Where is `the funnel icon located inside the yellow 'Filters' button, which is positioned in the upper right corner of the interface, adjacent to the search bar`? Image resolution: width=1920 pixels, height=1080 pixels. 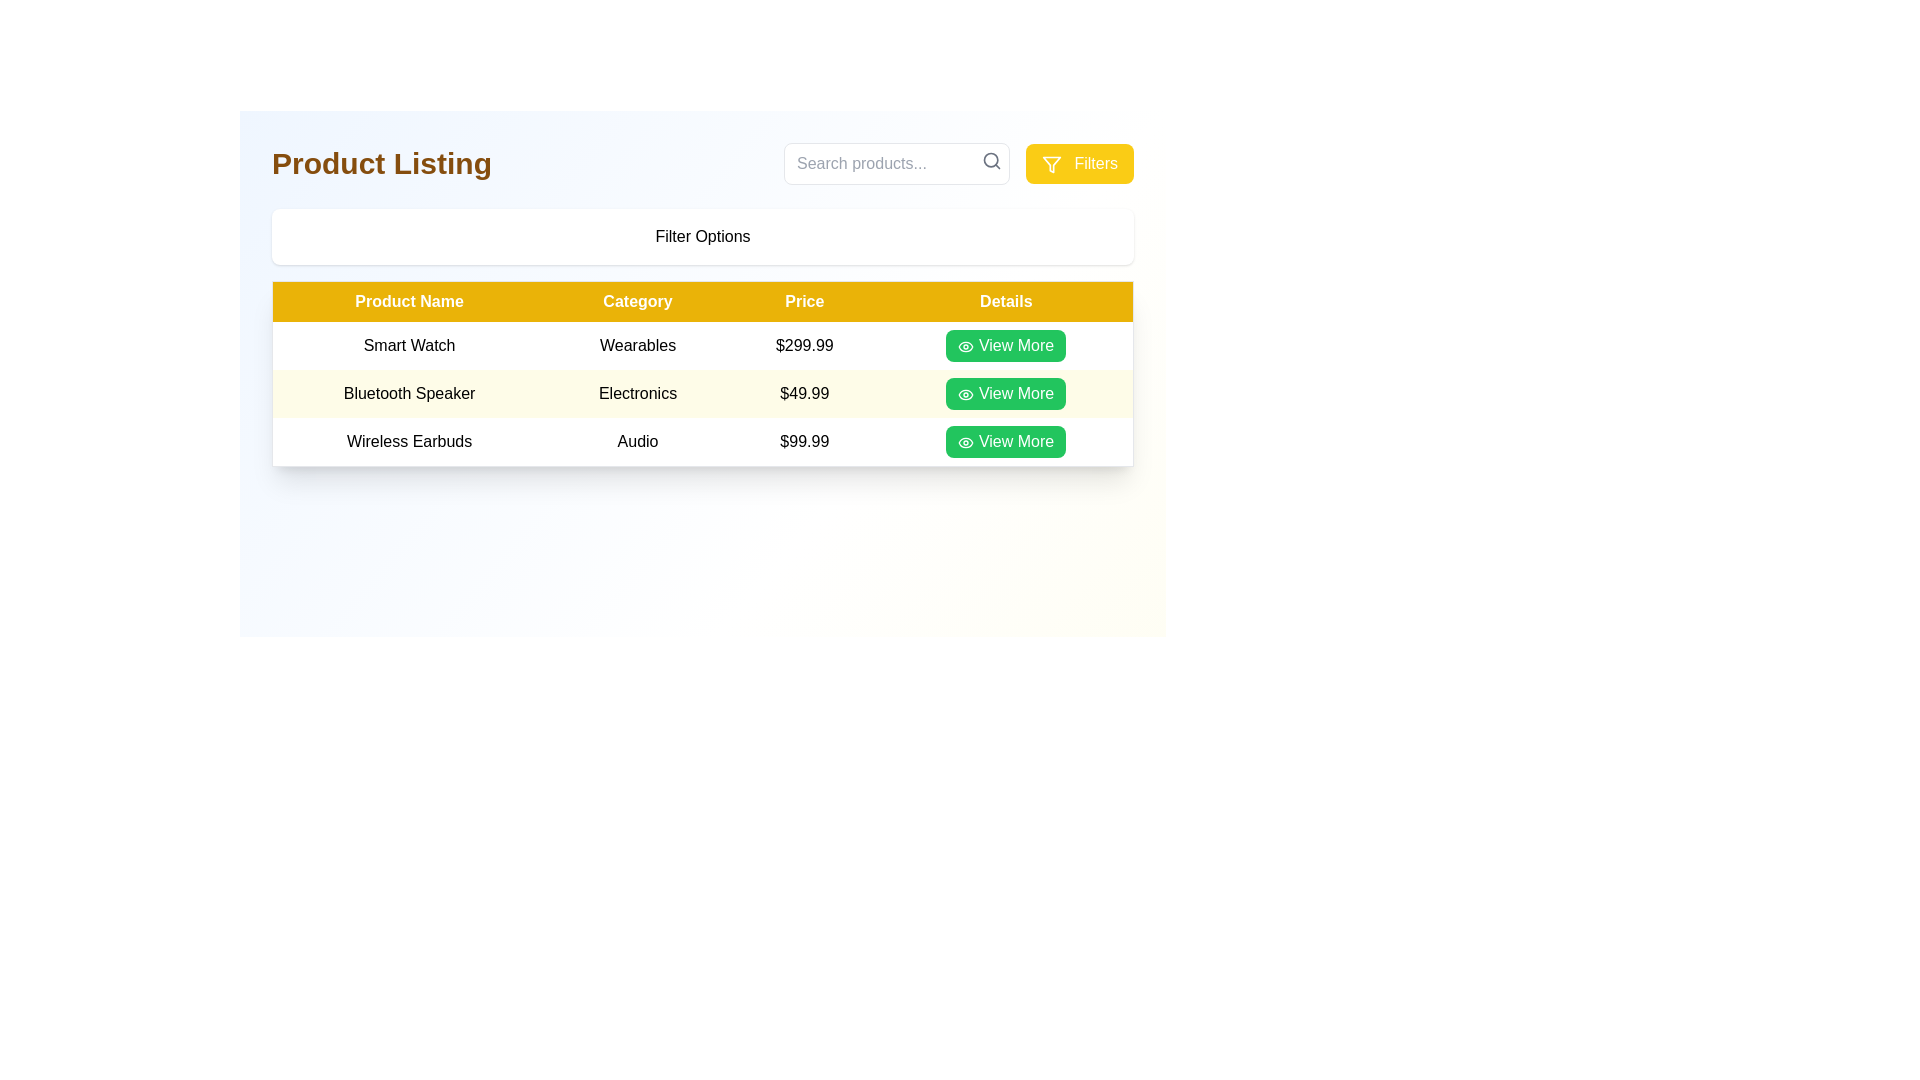 the funnel icon located inside the yellow 'Filters' button, which is positioned in the upper right corner of the interface, adjacent to the search bar is located at coordinates (1050, 163).